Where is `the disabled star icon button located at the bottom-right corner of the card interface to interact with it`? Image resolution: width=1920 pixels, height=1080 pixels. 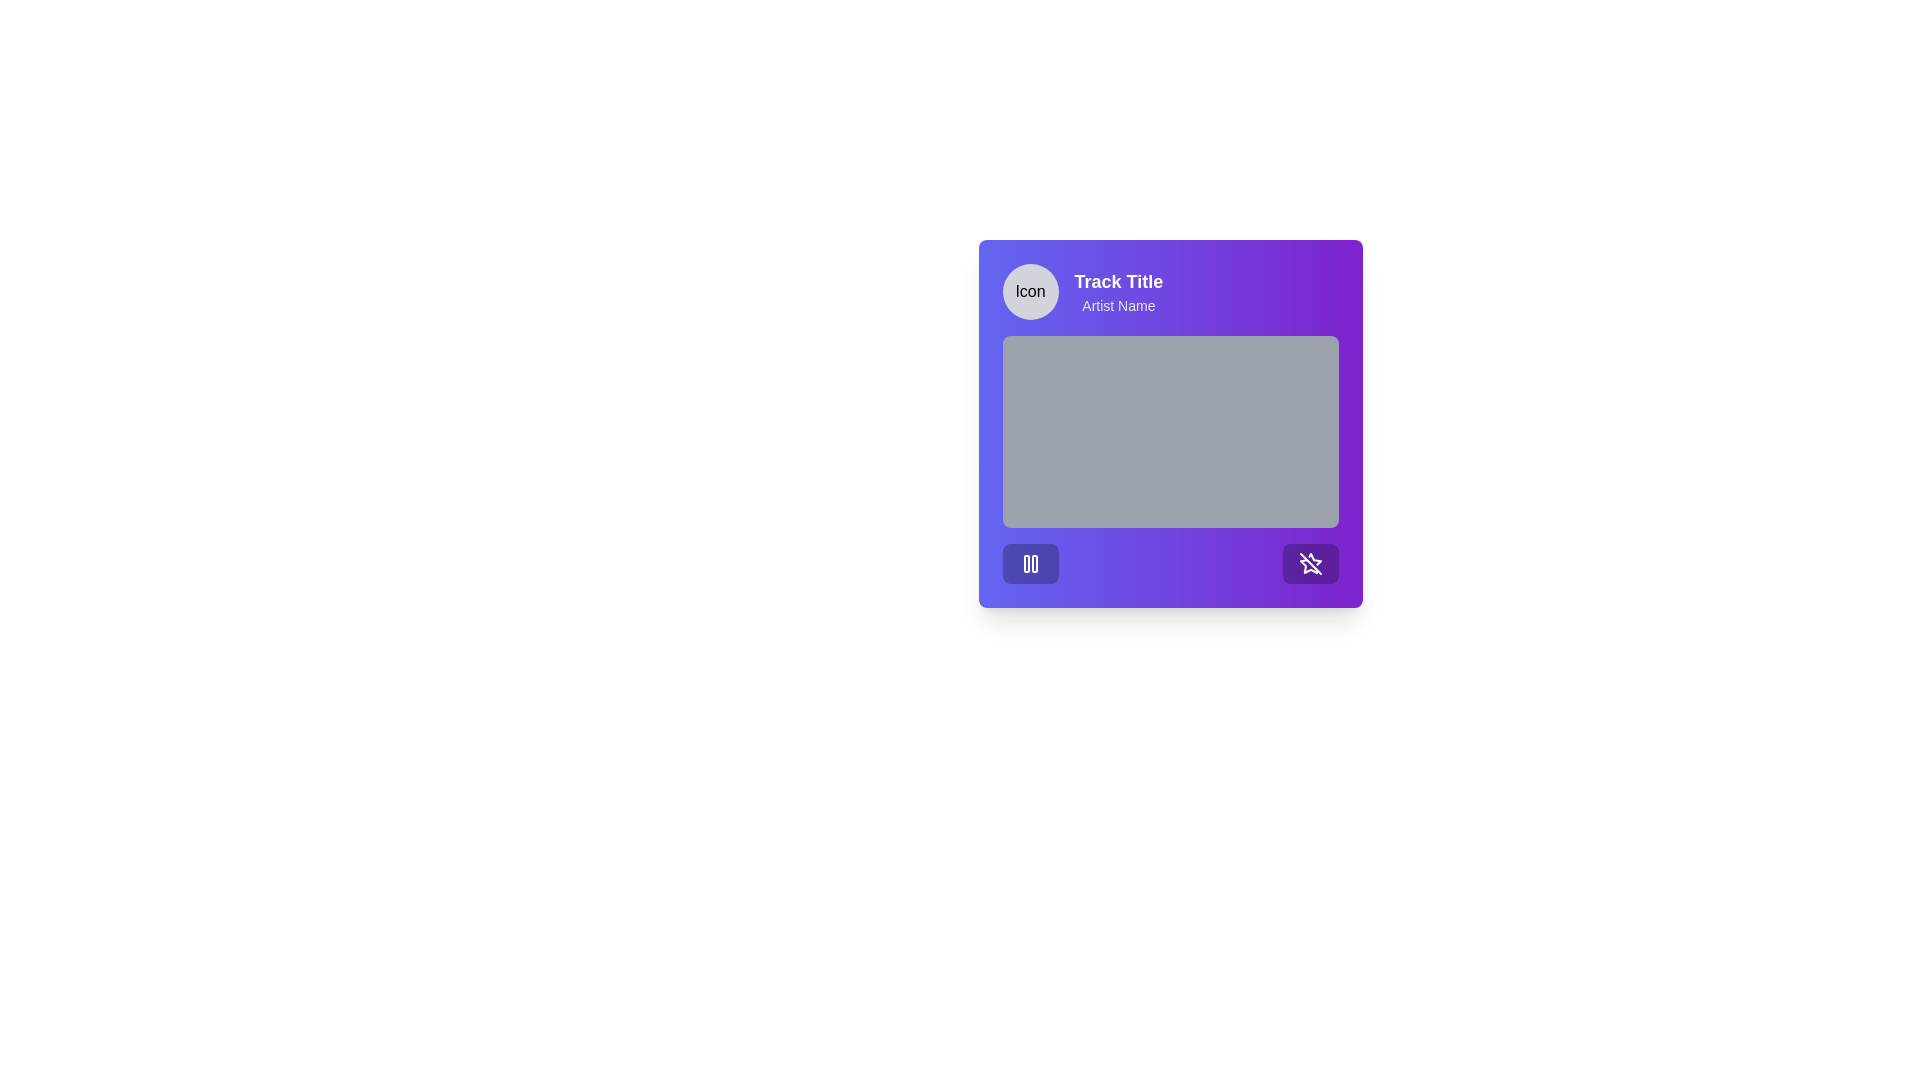 the disabled star icon button located at the bottom-right corner of the card interface to interact with it is located at coordinates (1310, 563).